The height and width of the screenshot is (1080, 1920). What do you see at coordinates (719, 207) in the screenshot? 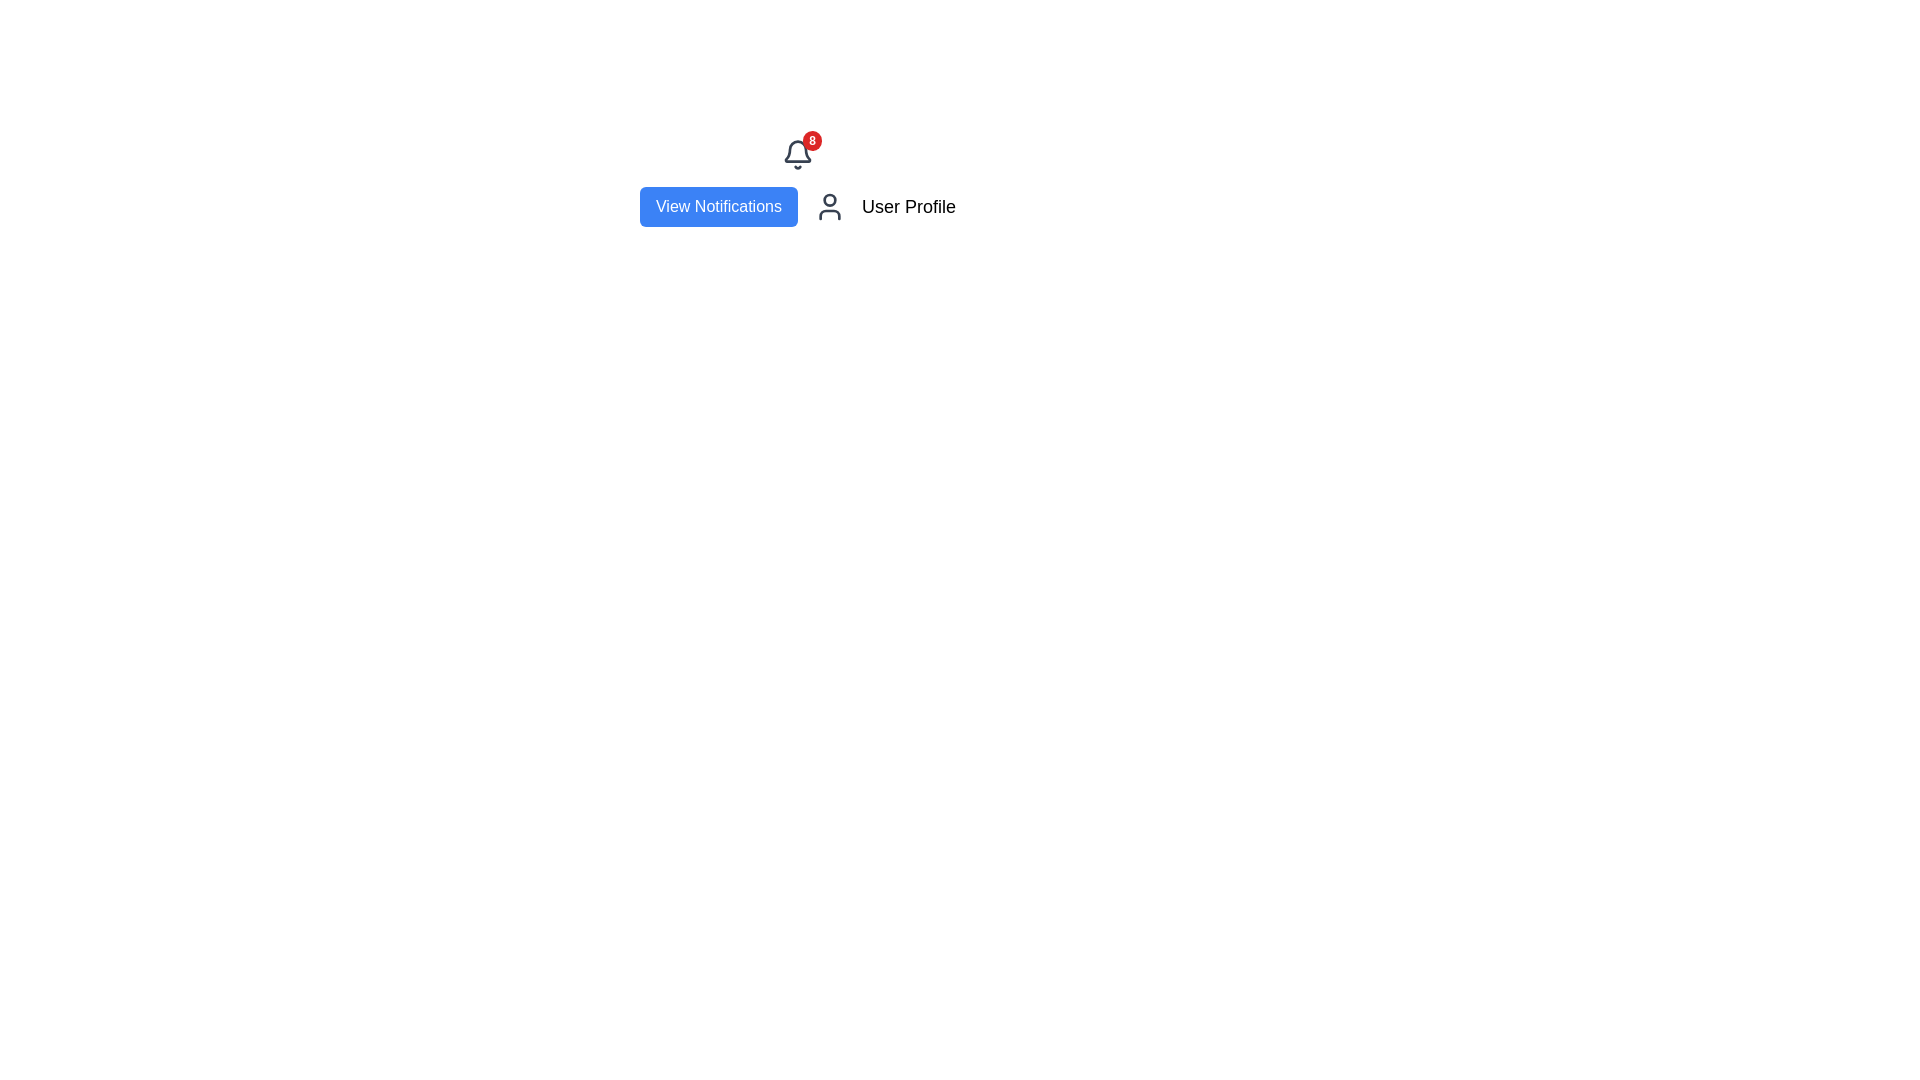
I see `the 'View Notifications' button, which has a blue background and white text, located on the left side of the user profile icon and label group` at bounding box center [719, 207].